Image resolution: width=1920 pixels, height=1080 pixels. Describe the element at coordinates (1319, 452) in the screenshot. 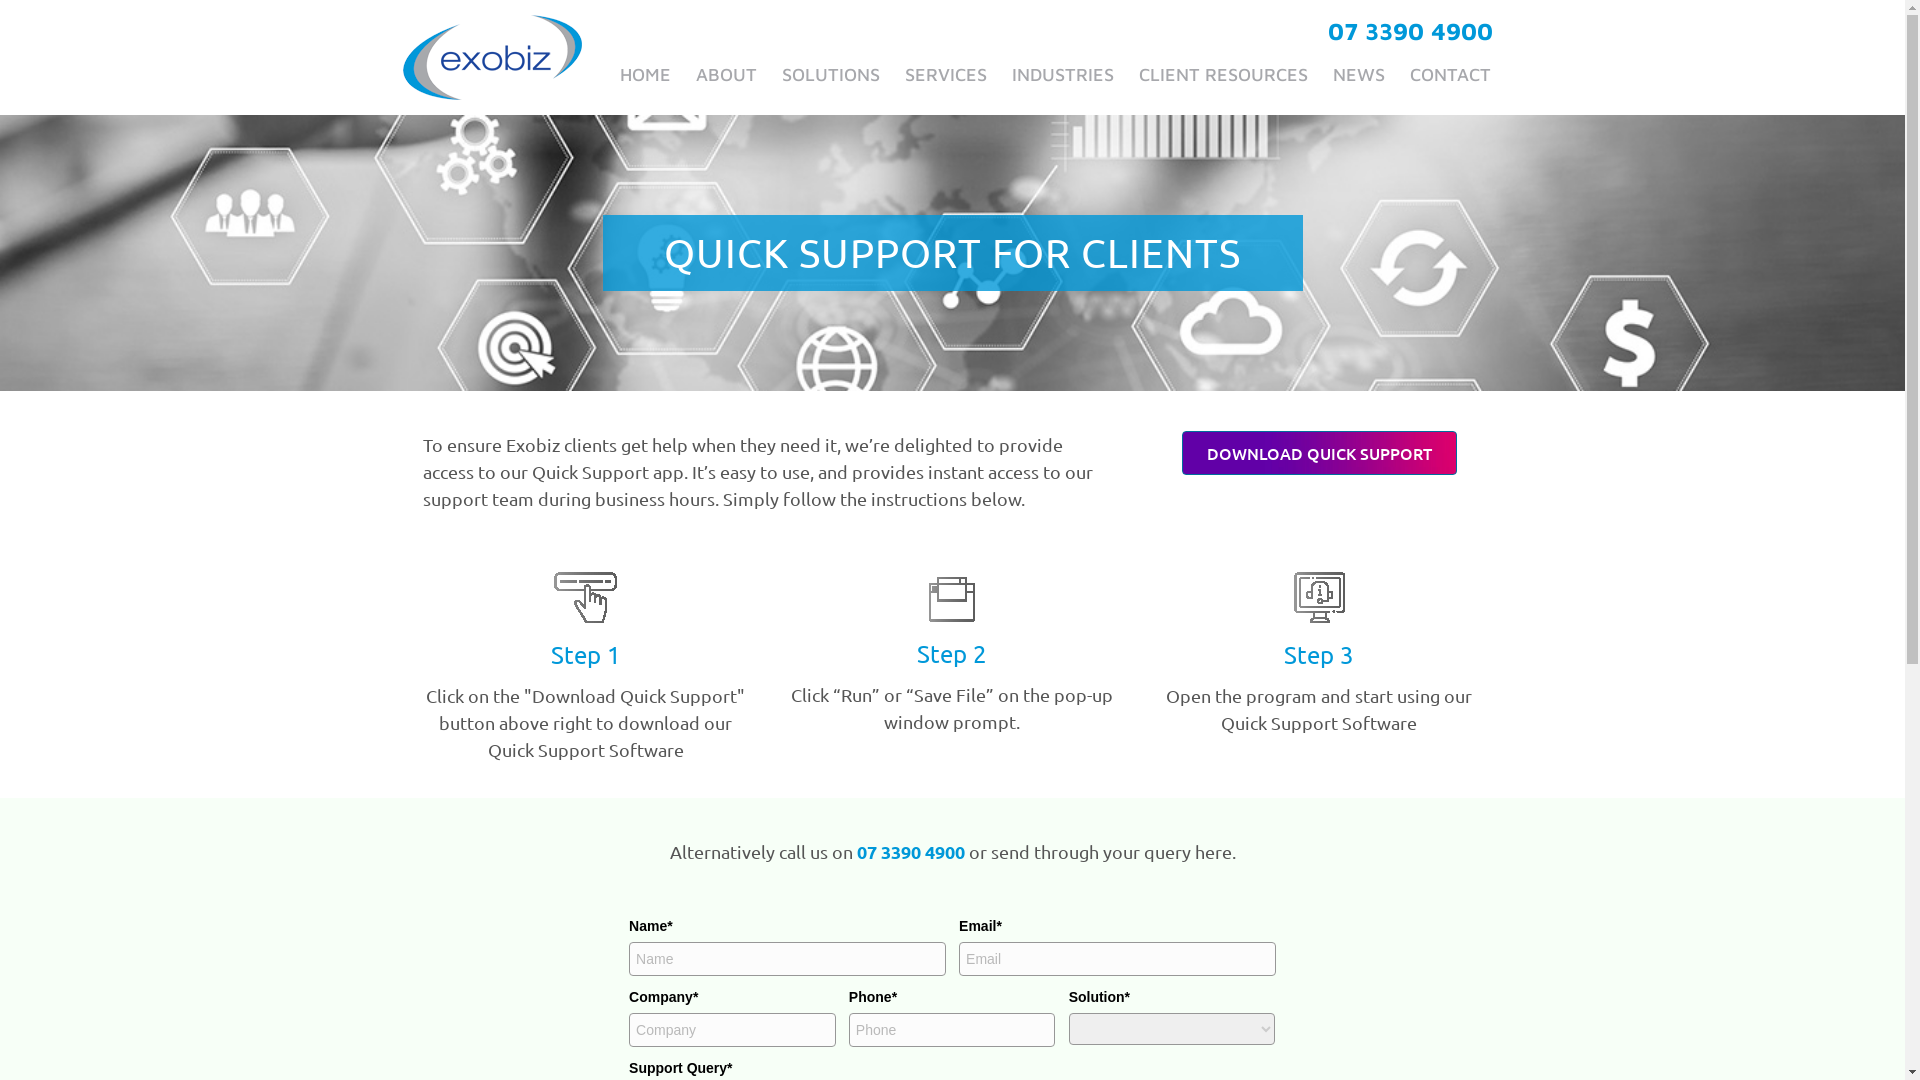

I see `'DOWNLOAD QUICK SUPPORT'` at that location.